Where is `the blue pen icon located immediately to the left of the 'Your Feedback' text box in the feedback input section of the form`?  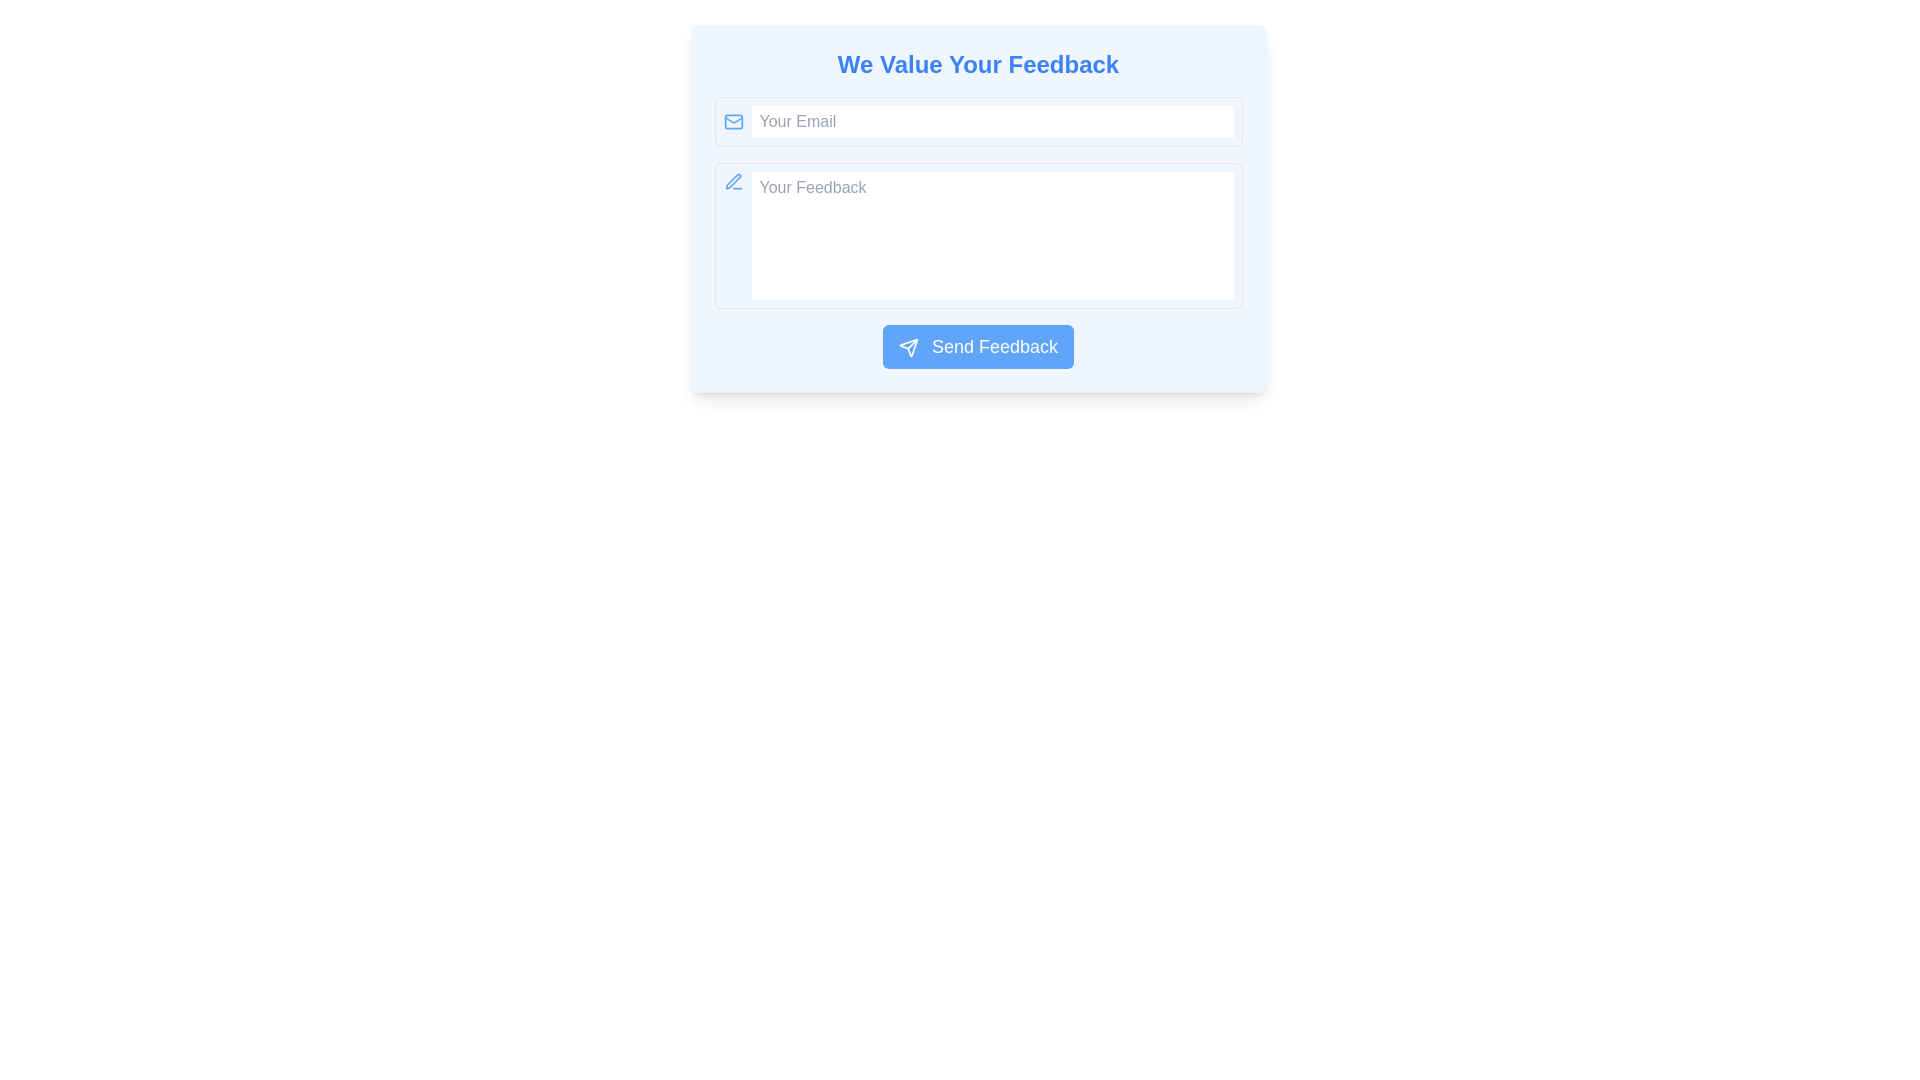
the blue pen icon located immediately to the left of the 'Your Feedback' text box in the feedback input section of the form is located at coordinates (732, 181).